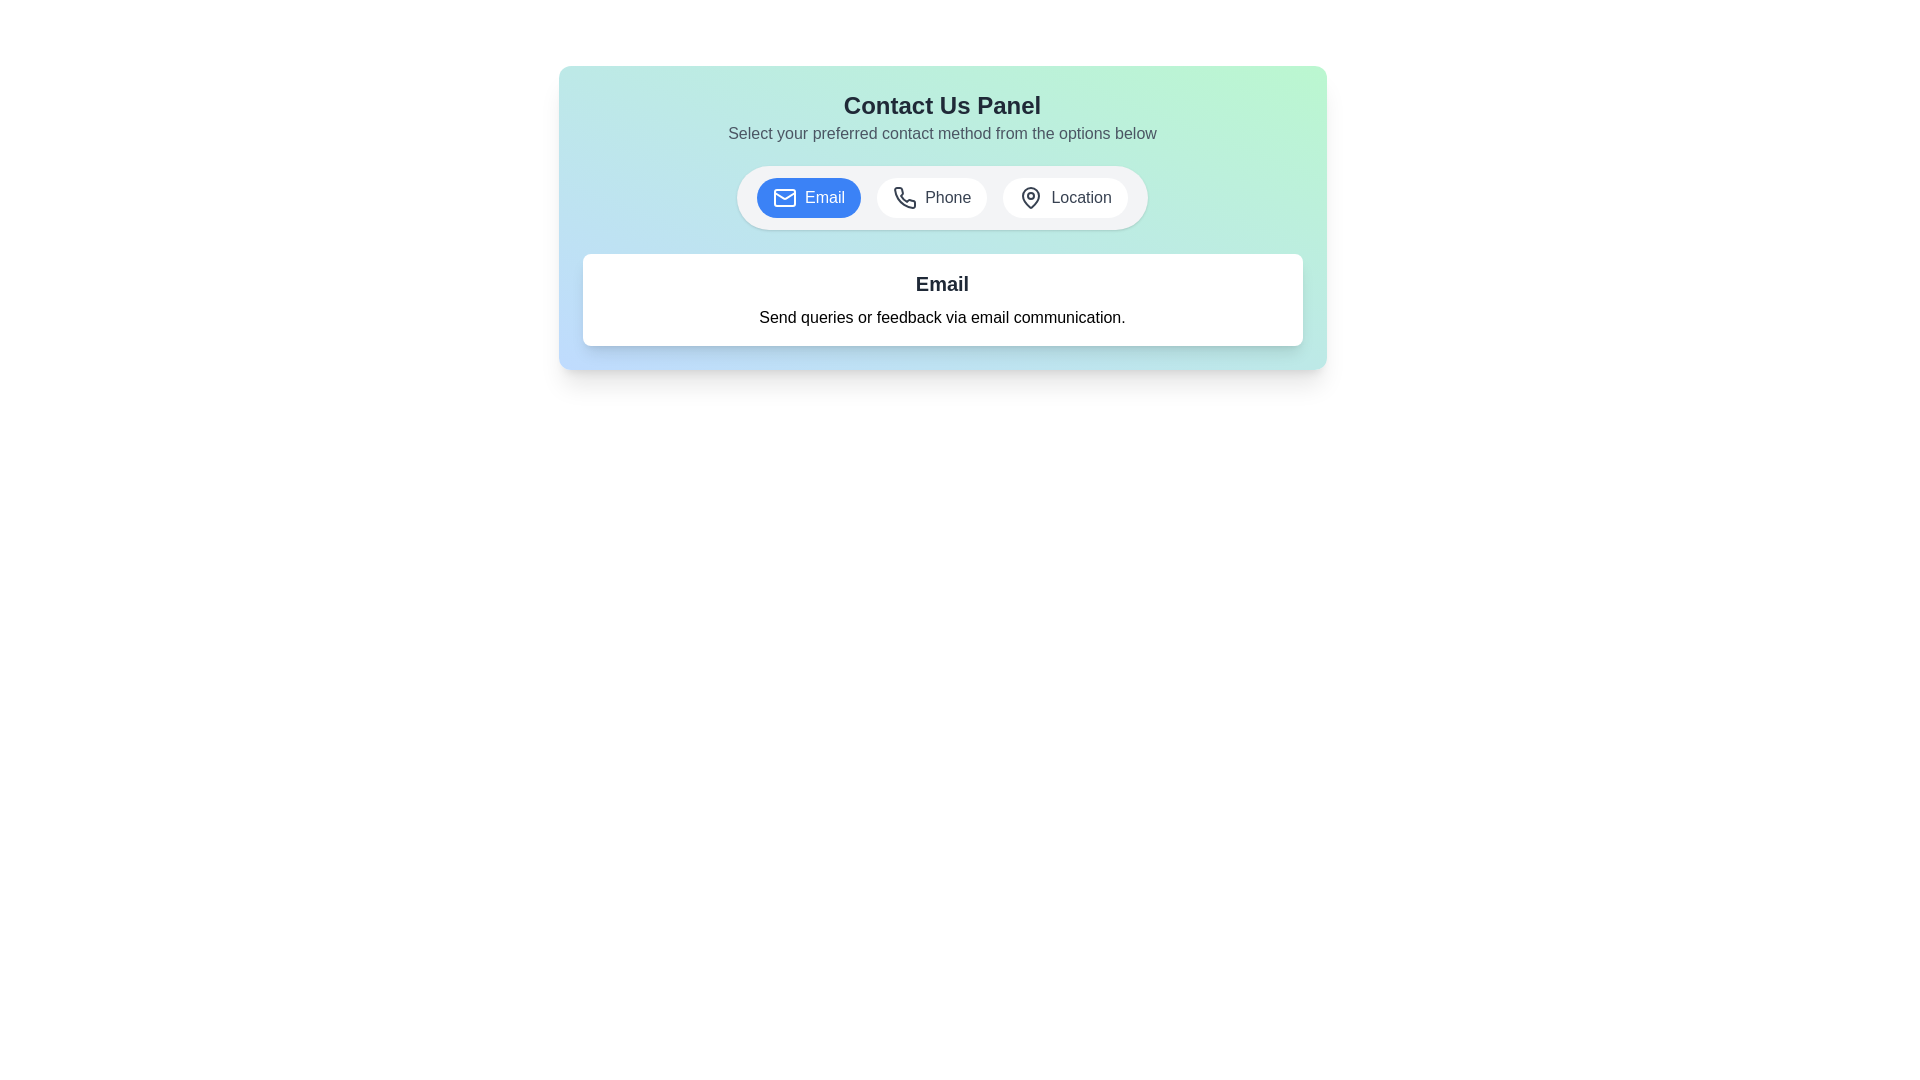 This screenshot has width=1920, height=1080. What do you see at coordinates (1031, 197) in the screenshot?
I see `the upper curved part of the pin-like icon representing location options, which is positioned at the far right of the Email and Phone options` at bounding box center [1031, 197].